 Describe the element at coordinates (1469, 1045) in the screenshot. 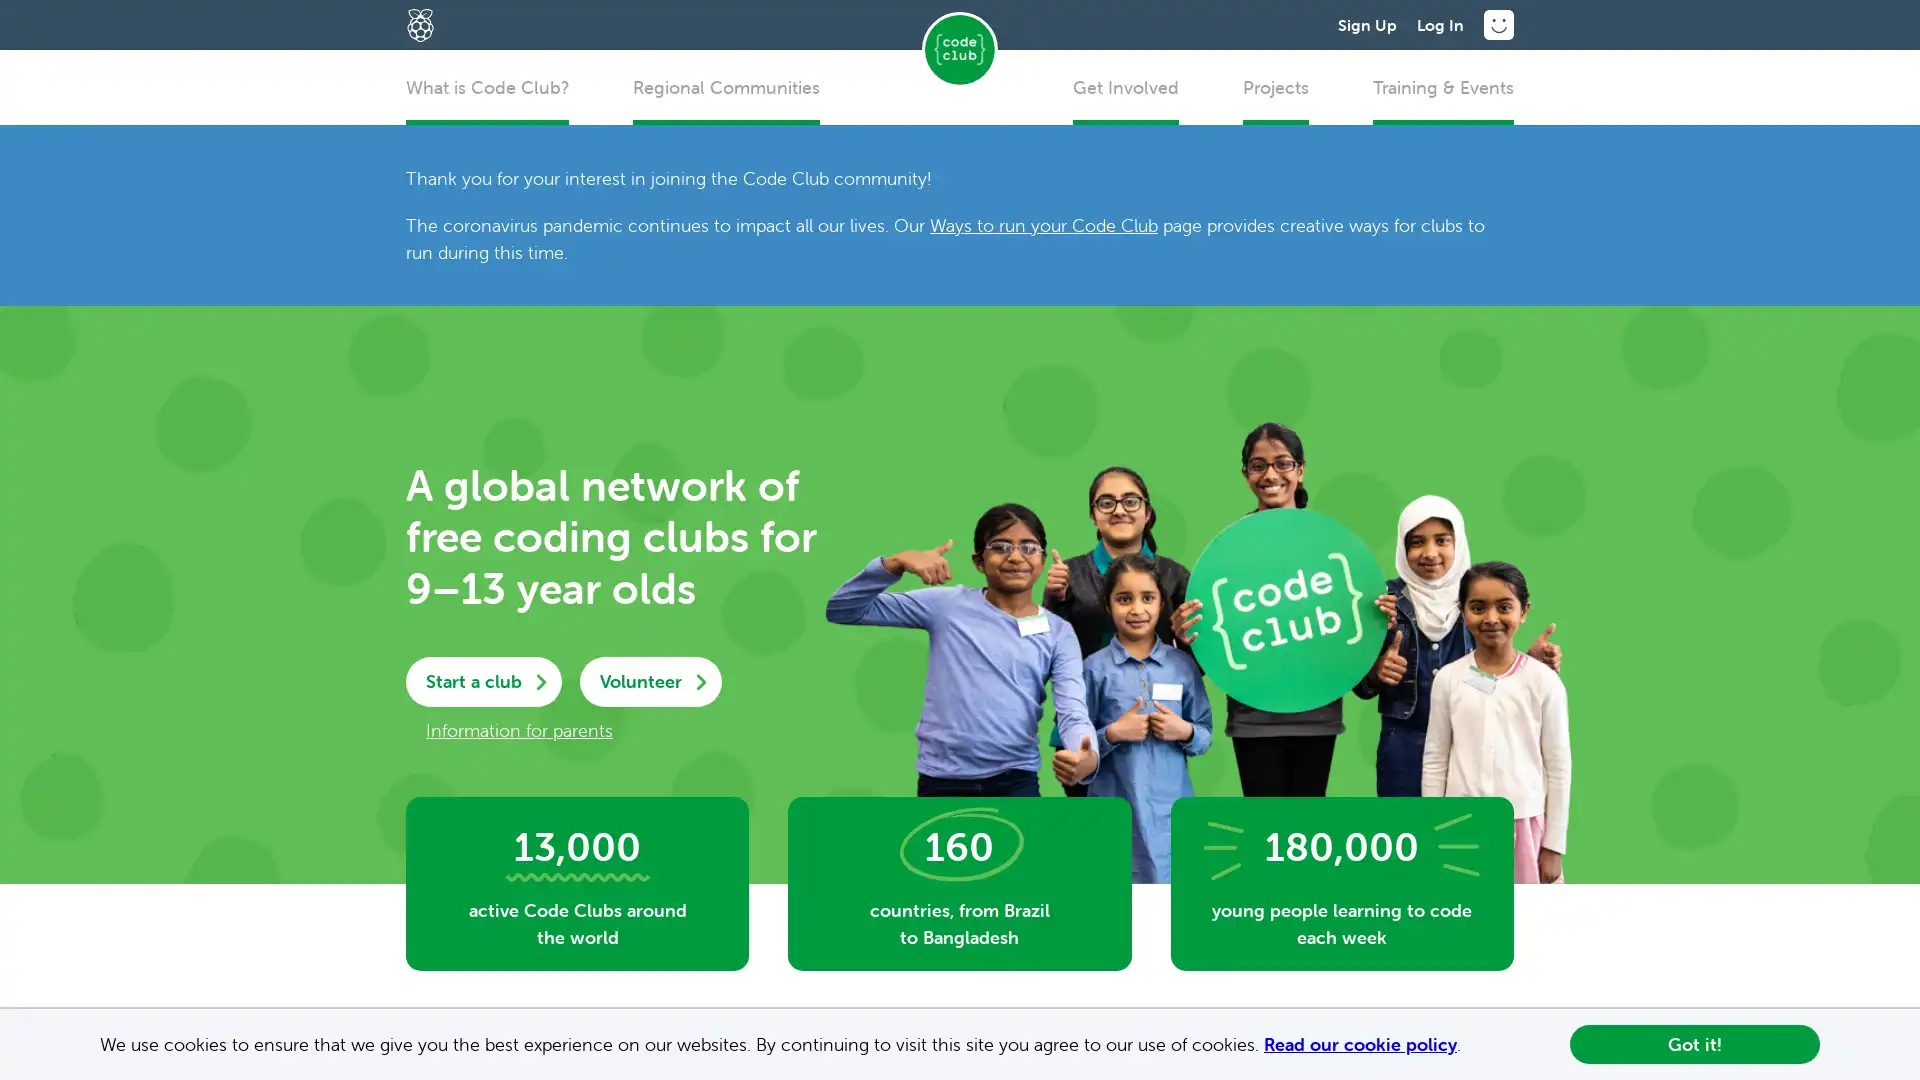

I see `learn more about cookies` at that location.